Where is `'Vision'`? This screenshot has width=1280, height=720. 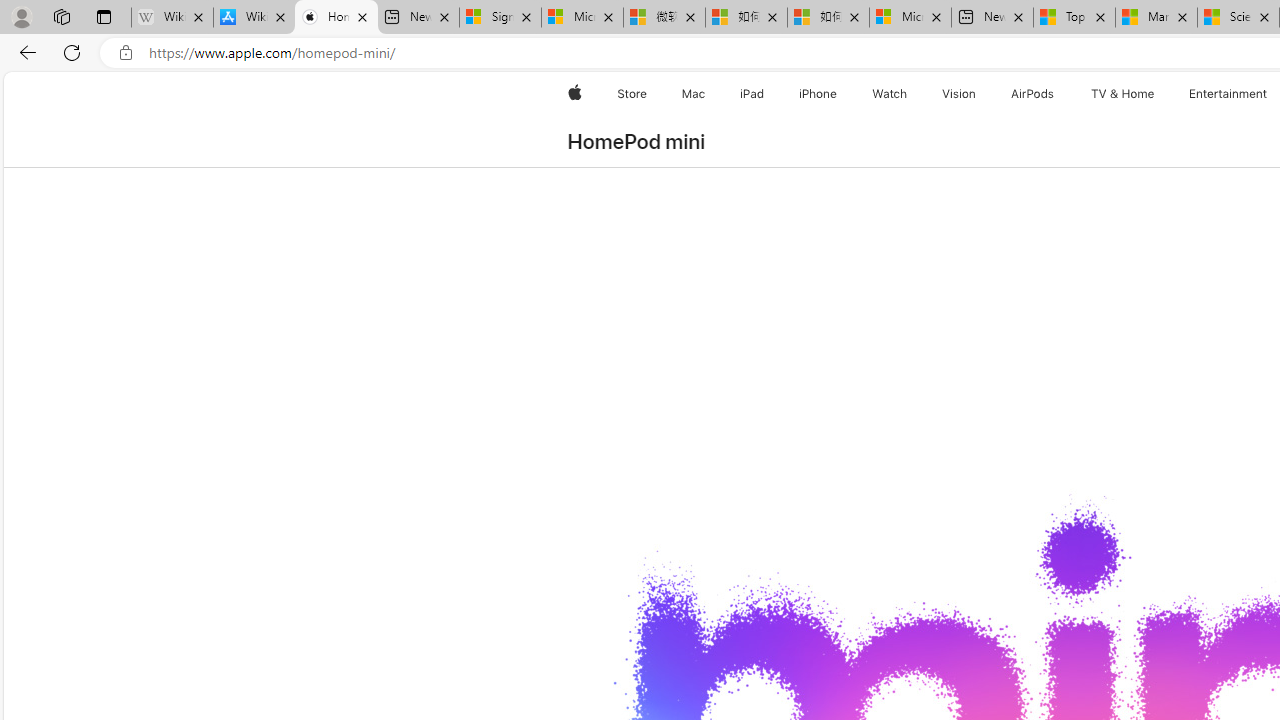 'Vision' is located at coordinates (960, 93).